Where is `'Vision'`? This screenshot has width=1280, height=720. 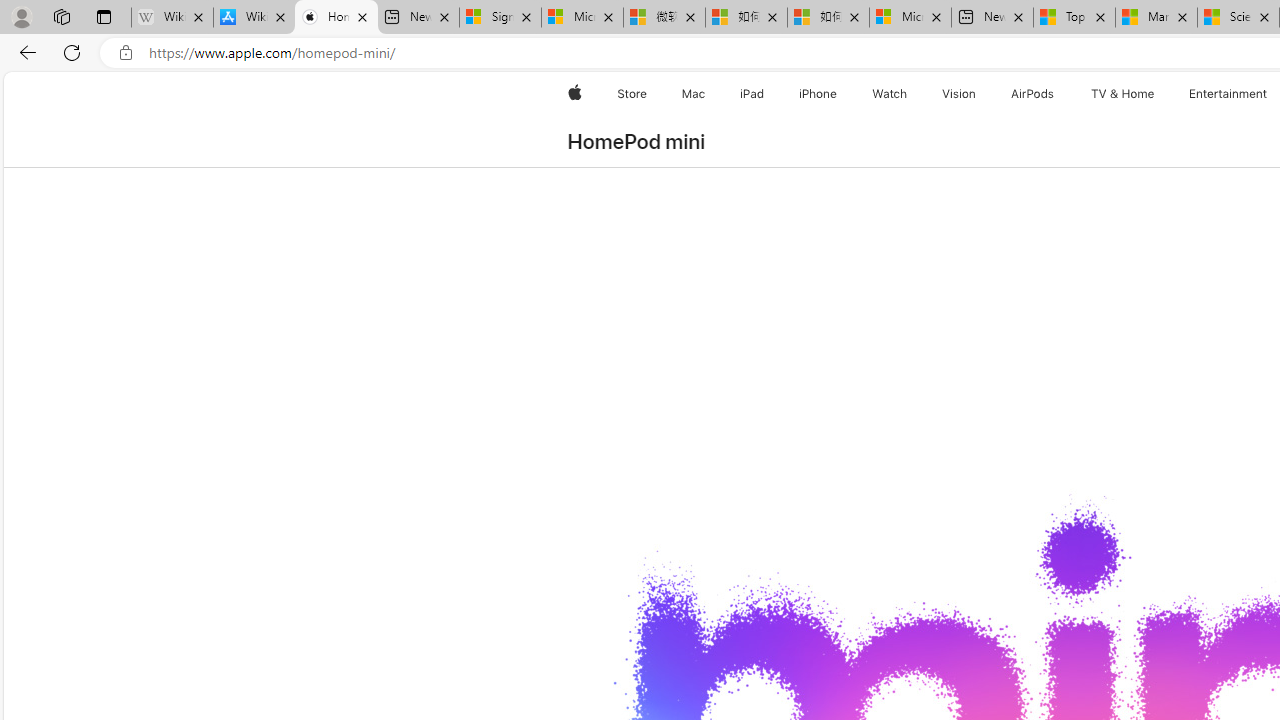 'Vision' is located at coordinates (960, 93).